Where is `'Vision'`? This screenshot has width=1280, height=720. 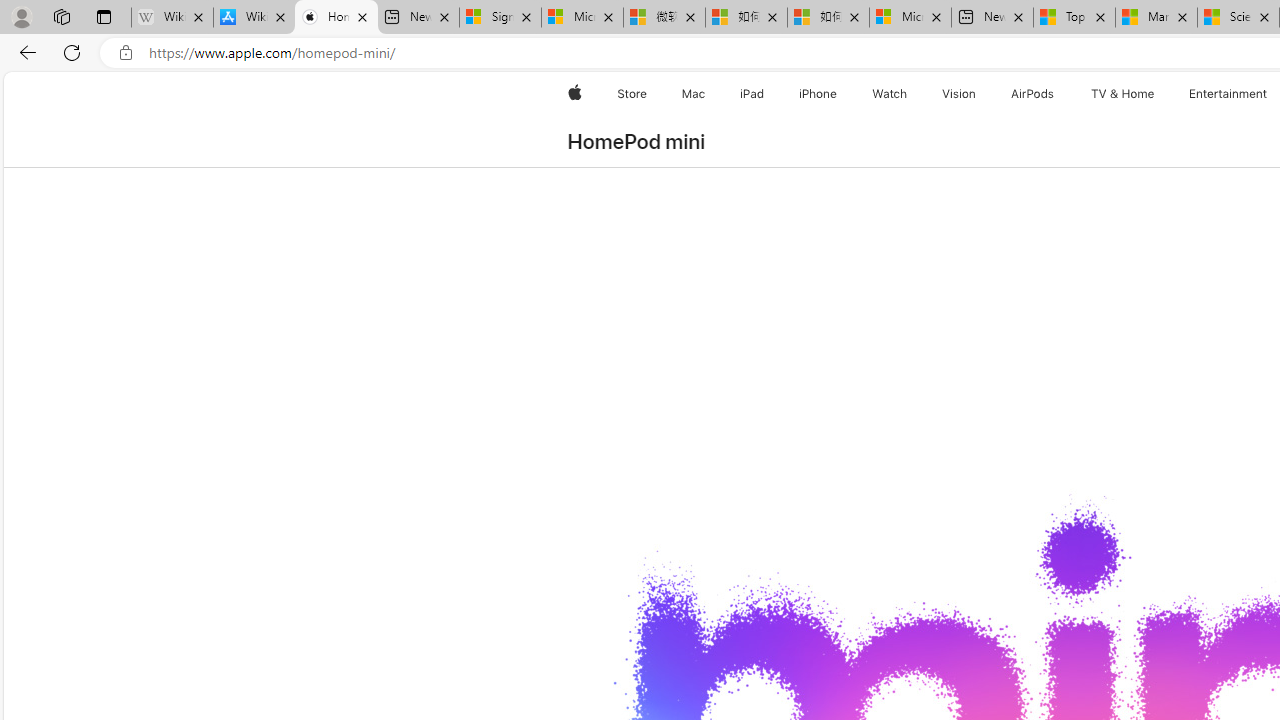 'Vision' is located at coordinates (960, 93).